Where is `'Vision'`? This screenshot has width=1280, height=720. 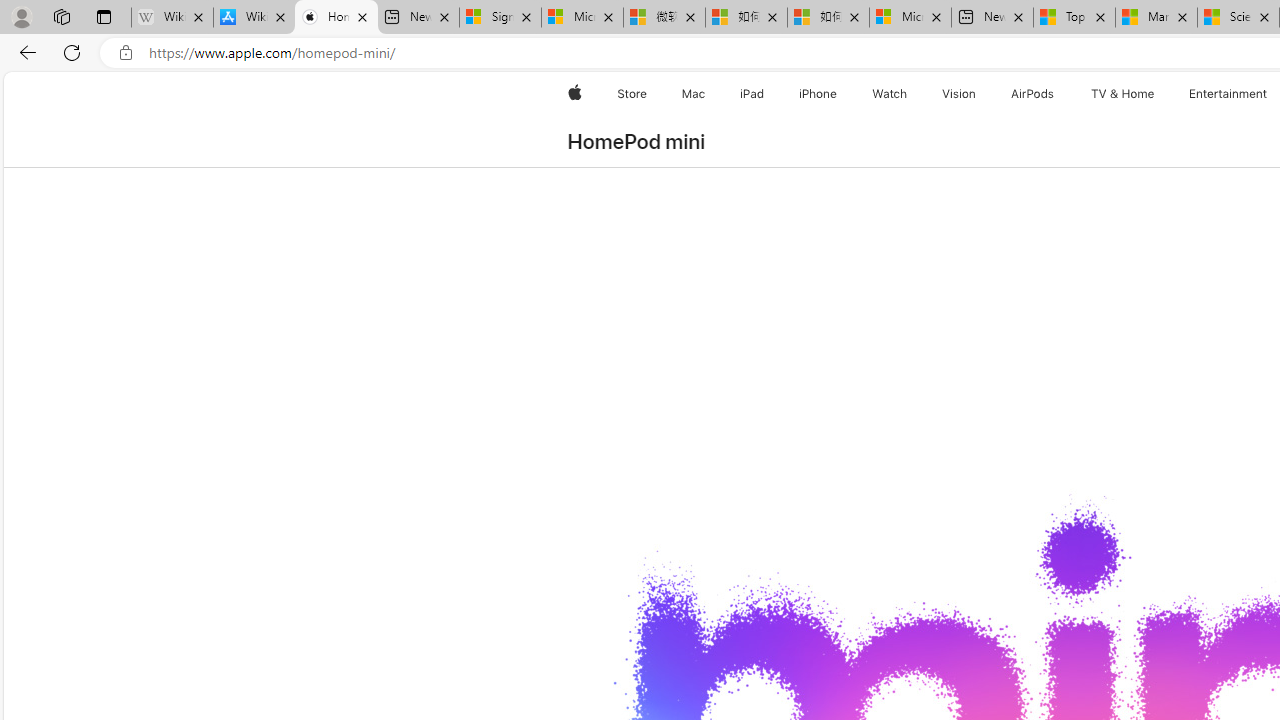 'Vision' is located at coordinates (960, 93).